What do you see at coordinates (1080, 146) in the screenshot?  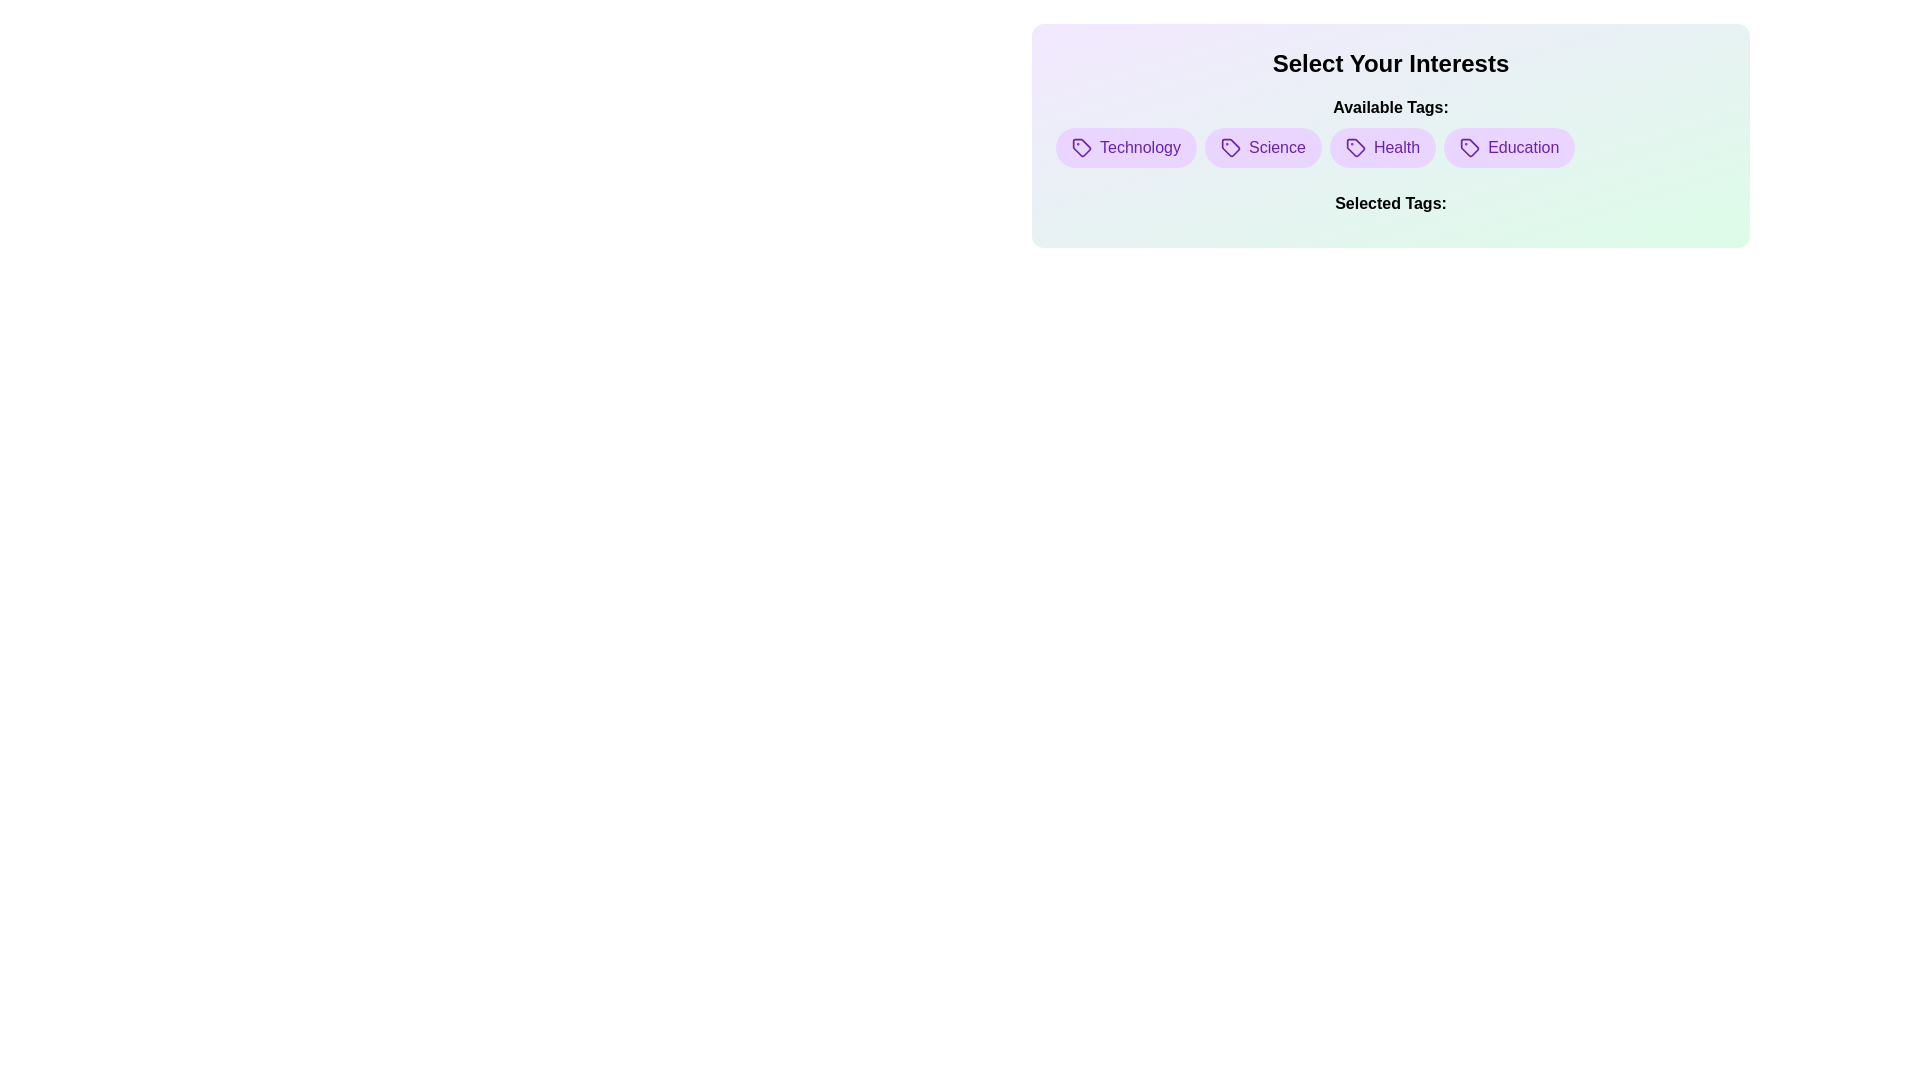 I see `the polygonal icon representing the 'Technology' tag` at bounding box center [1080, 146].